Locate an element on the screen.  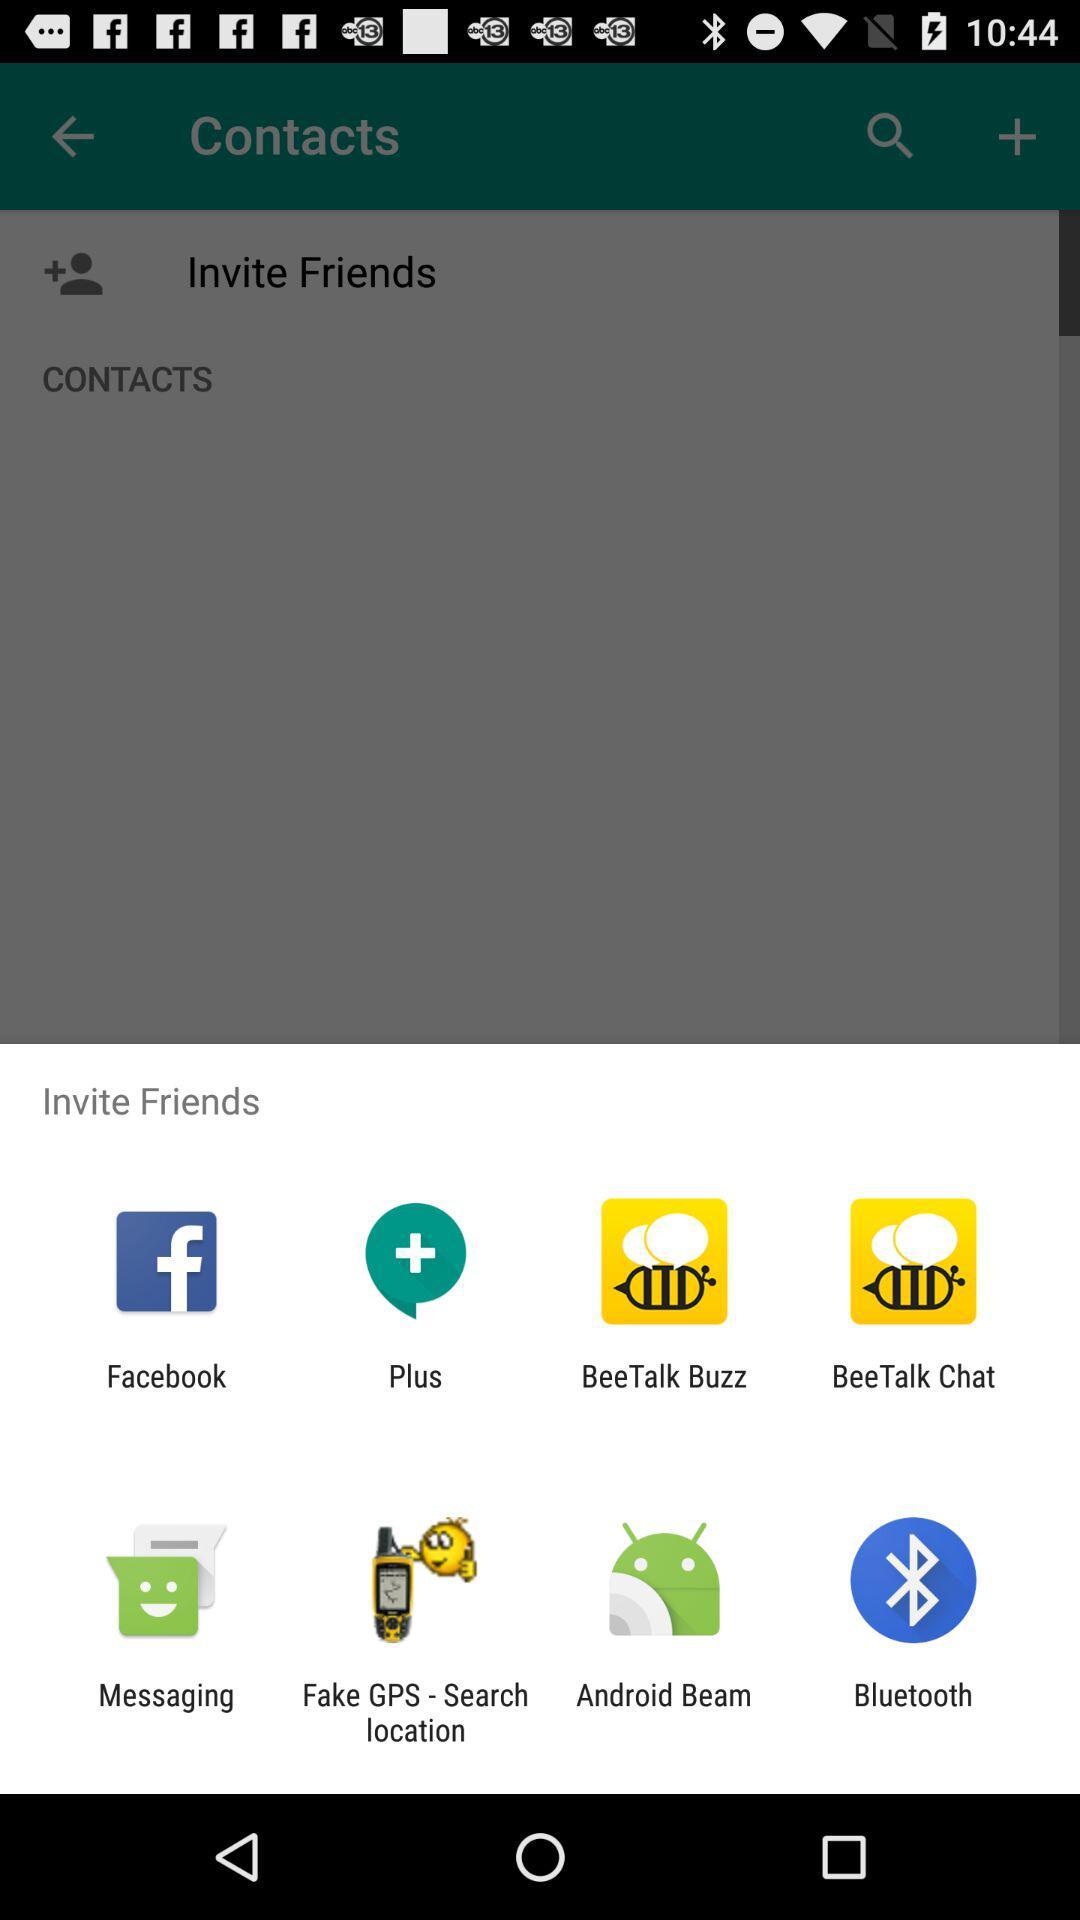
icon to the right of android beam is located at coordinates (913, 1711).